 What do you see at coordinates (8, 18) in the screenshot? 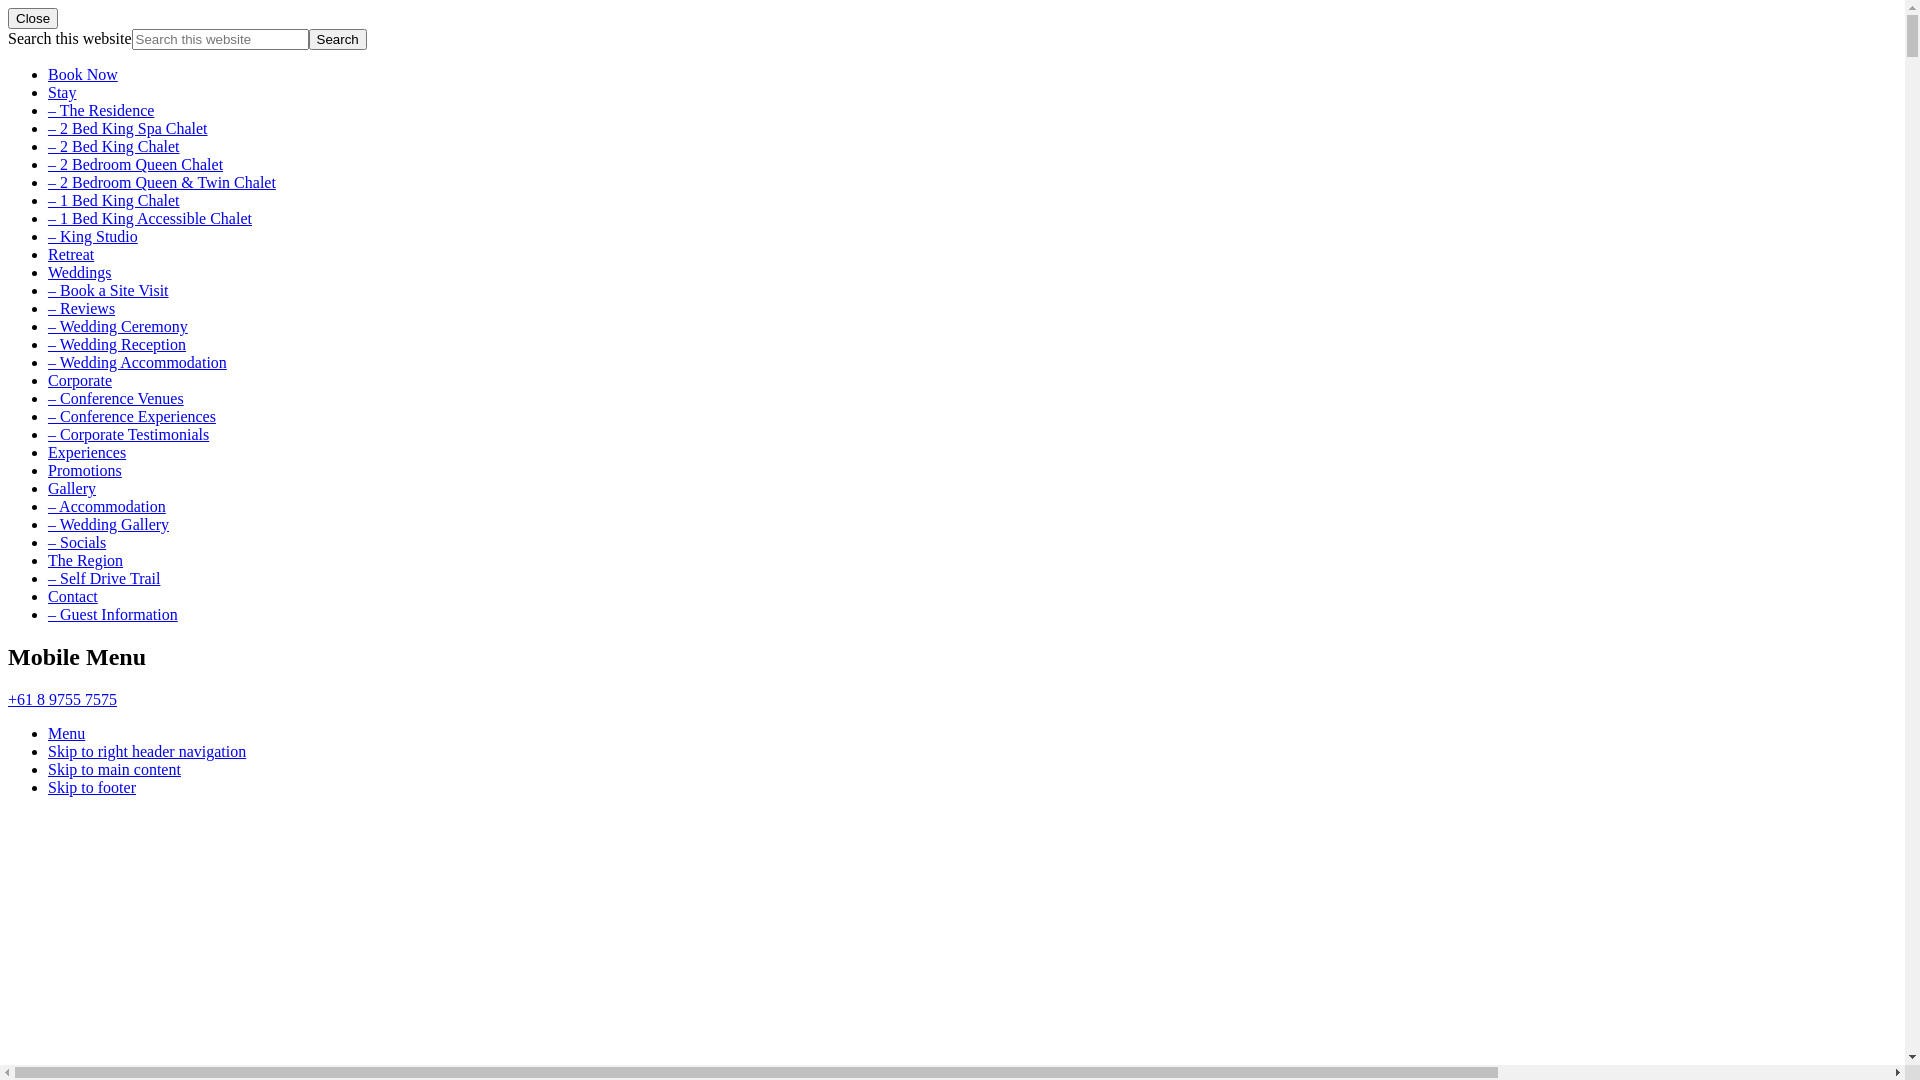
I see `'Close'` at bounding box center [8, 18].